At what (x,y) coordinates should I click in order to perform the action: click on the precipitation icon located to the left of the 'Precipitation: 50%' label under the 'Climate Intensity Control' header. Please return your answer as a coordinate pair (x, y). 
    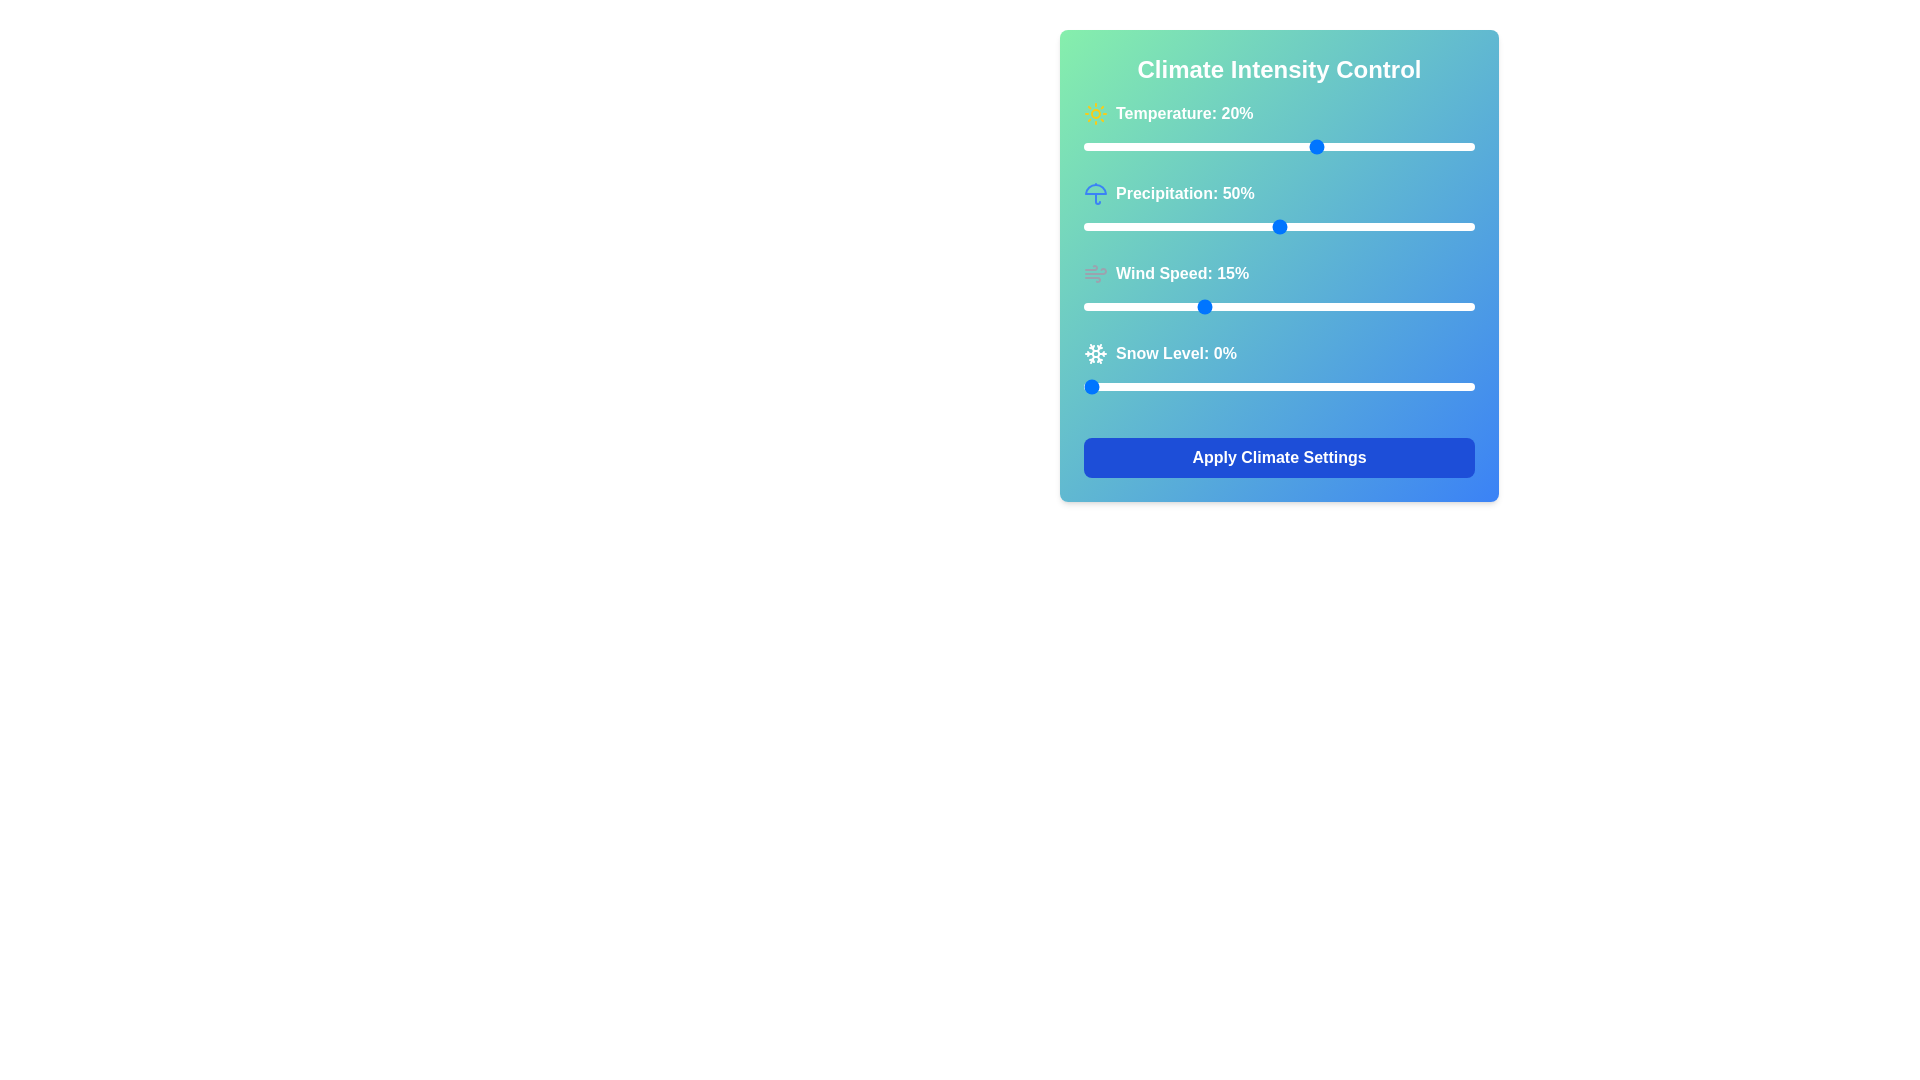
    Looking at the image, I should click on (1094, 193).